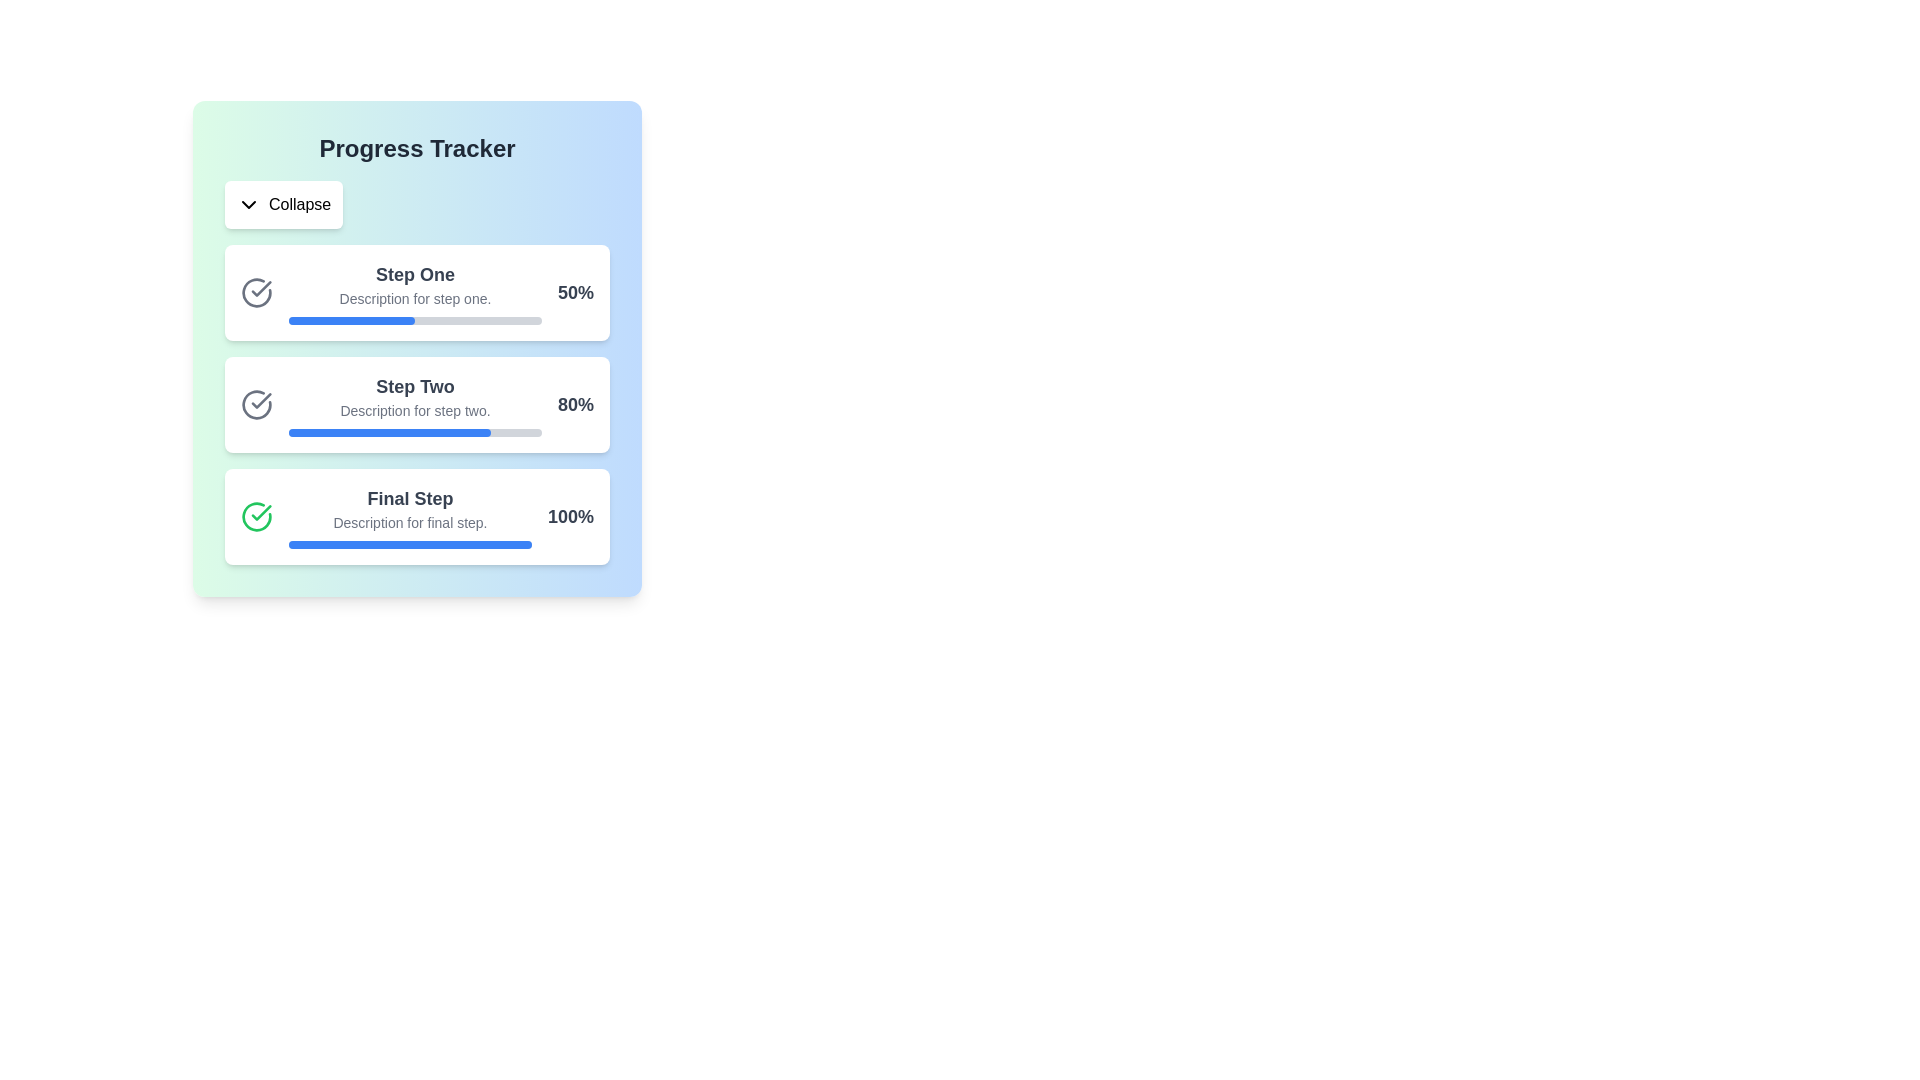 This screenshot has height=1080, width=1920. Describe the element at coordinates (352, 319) in the screenshot. I see `the blue progress bar segment located beneath the 'Step One' heading in the progress tracker interface` at that location.